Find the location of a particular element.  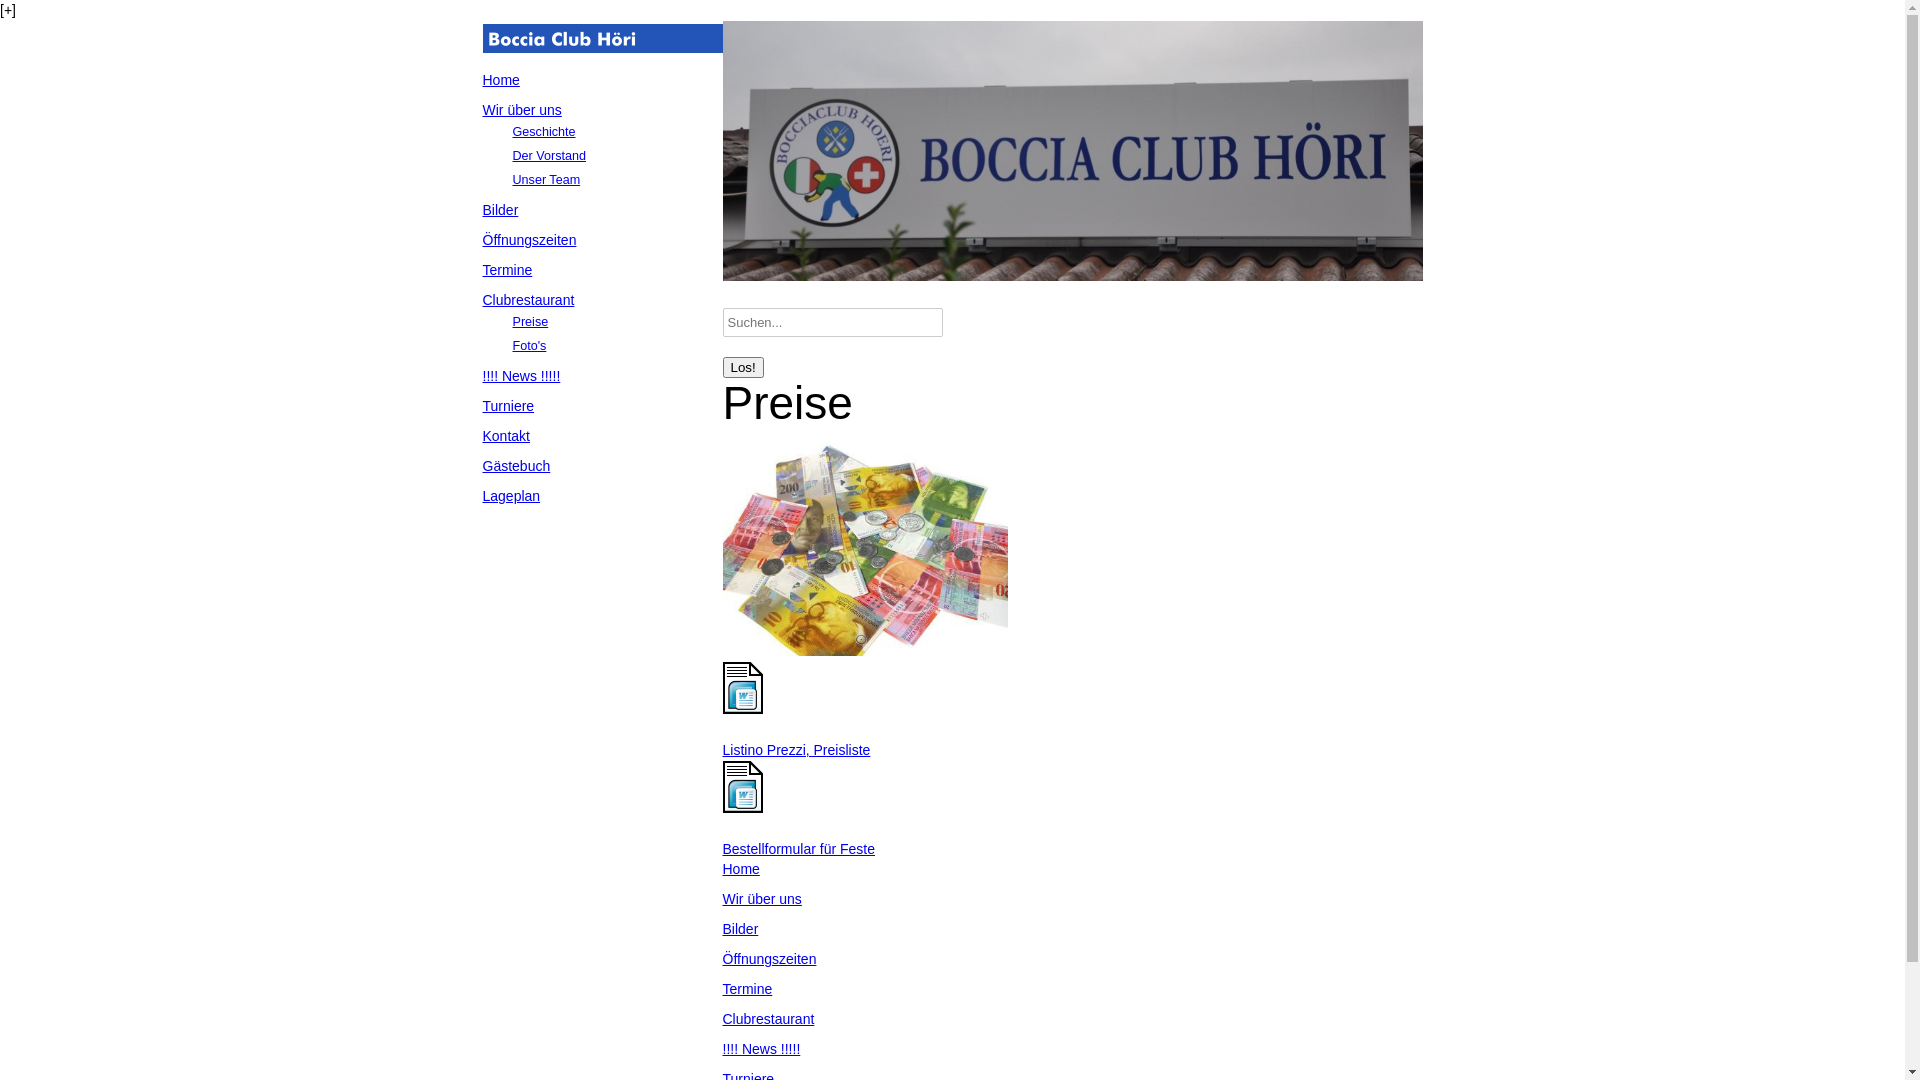

'Unser Team' is located at coordinates (546, 180).